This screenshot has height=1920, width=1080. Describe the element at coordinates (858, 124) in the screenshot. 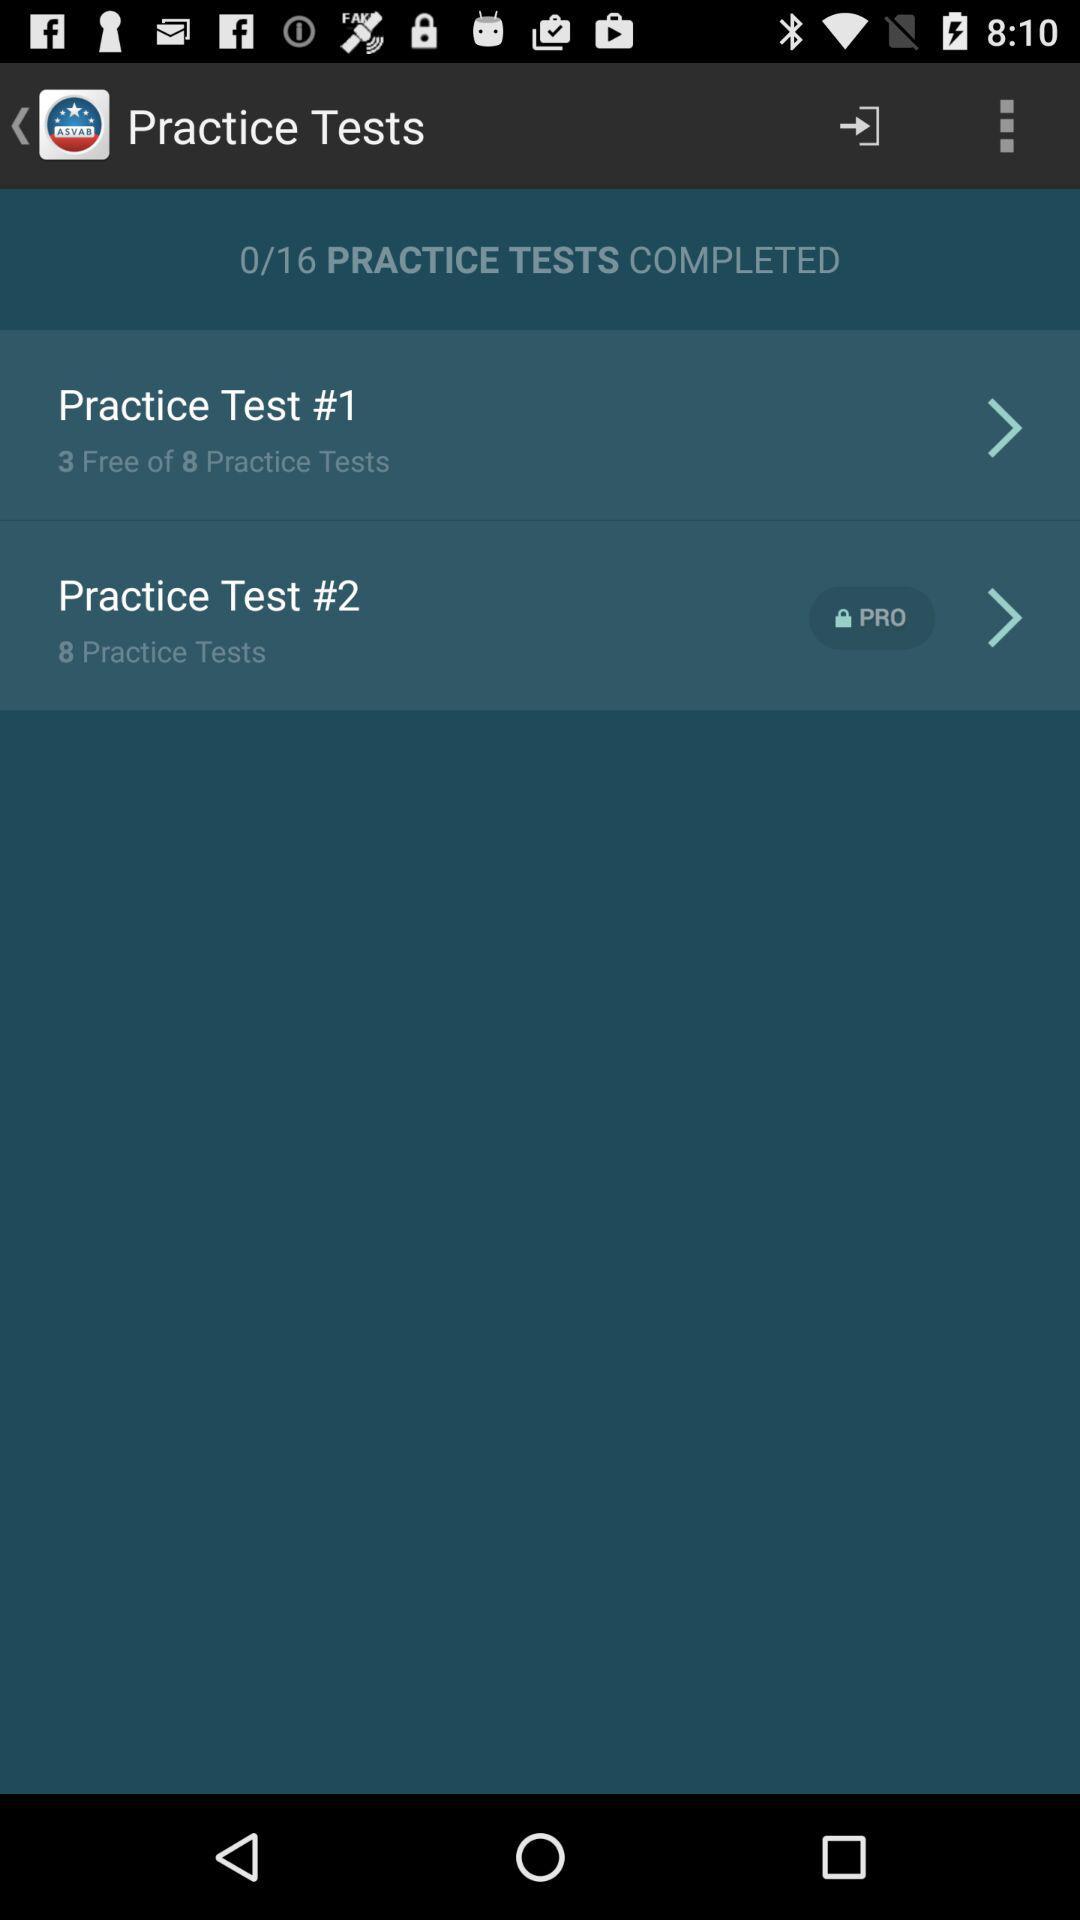

I see `the item next to practice tests app` at that location.